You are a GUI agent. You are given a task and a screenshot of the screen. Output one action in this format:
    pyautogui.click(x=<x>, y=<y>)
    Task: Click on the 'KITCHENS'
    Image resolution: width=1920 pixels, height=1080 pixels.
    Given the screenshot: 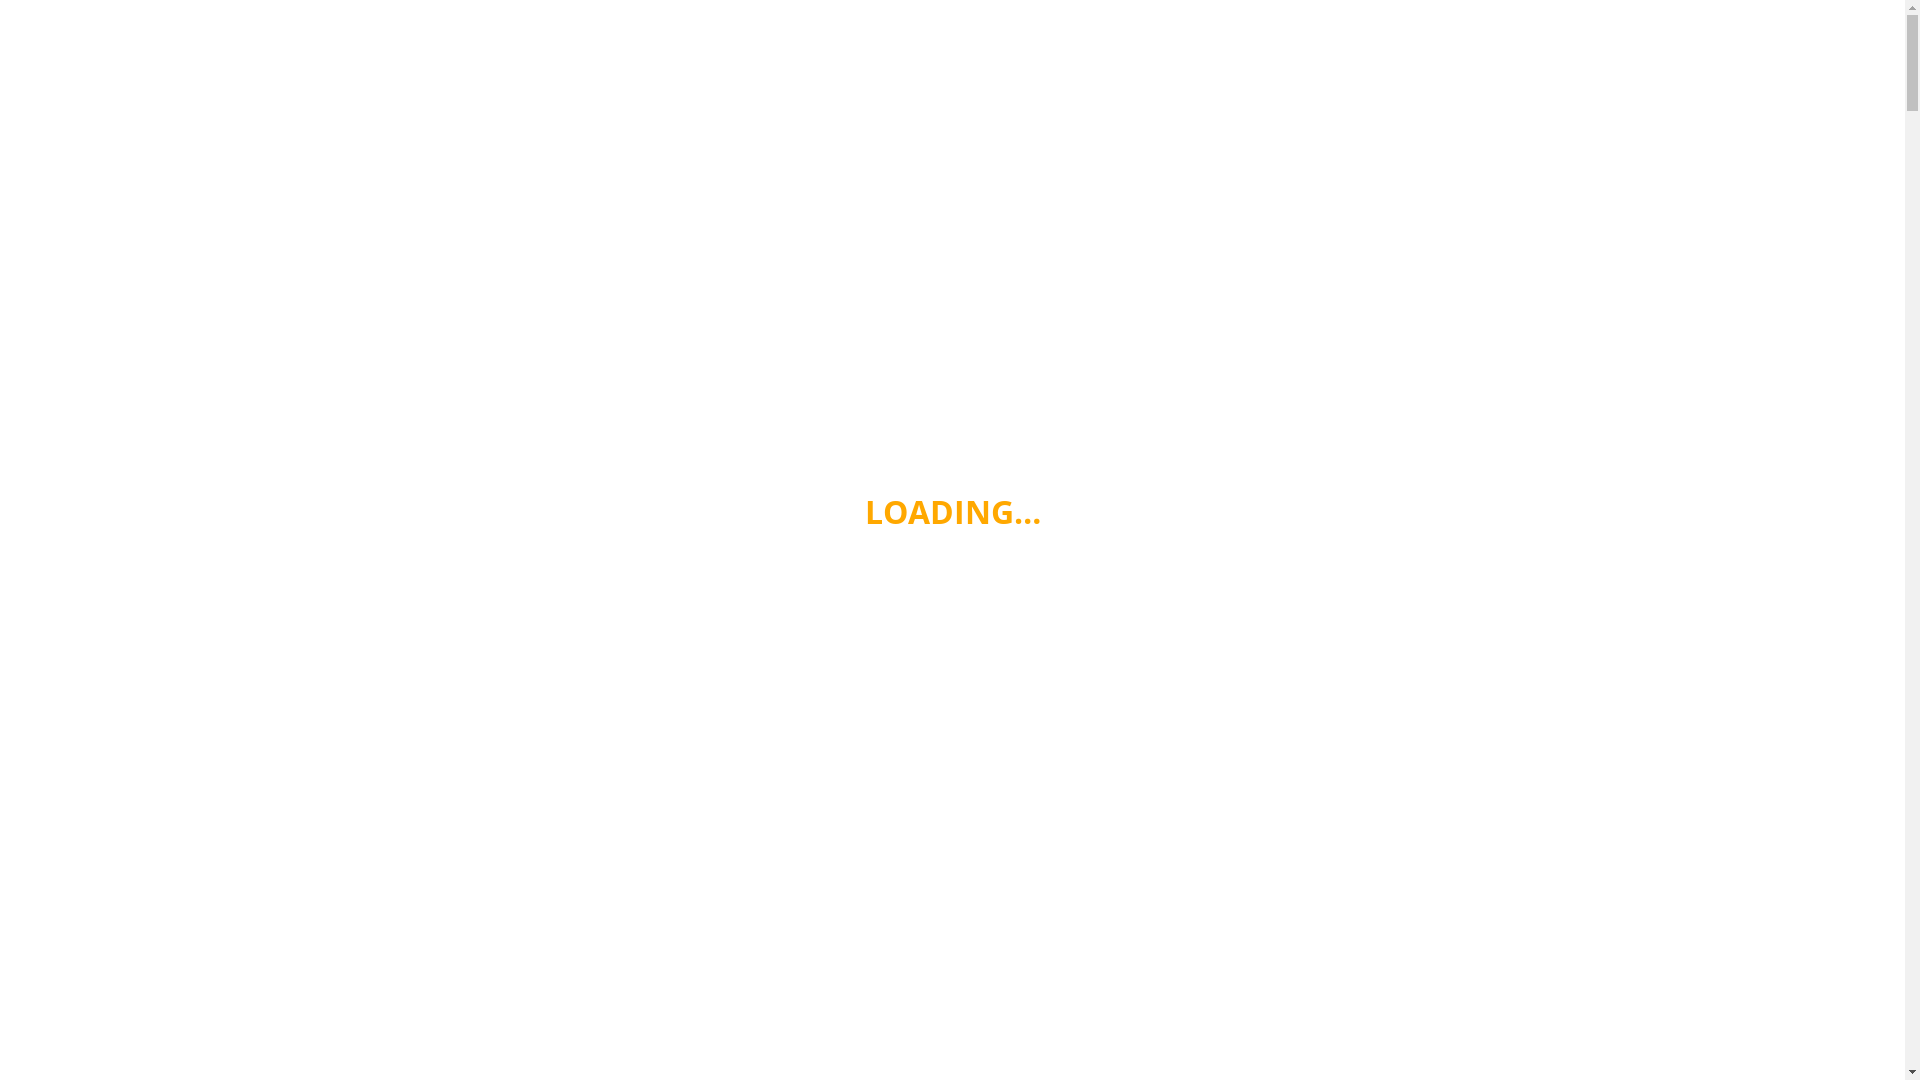 What is the action you would take?
    pyautogui.click(x=1371, y=27)
    